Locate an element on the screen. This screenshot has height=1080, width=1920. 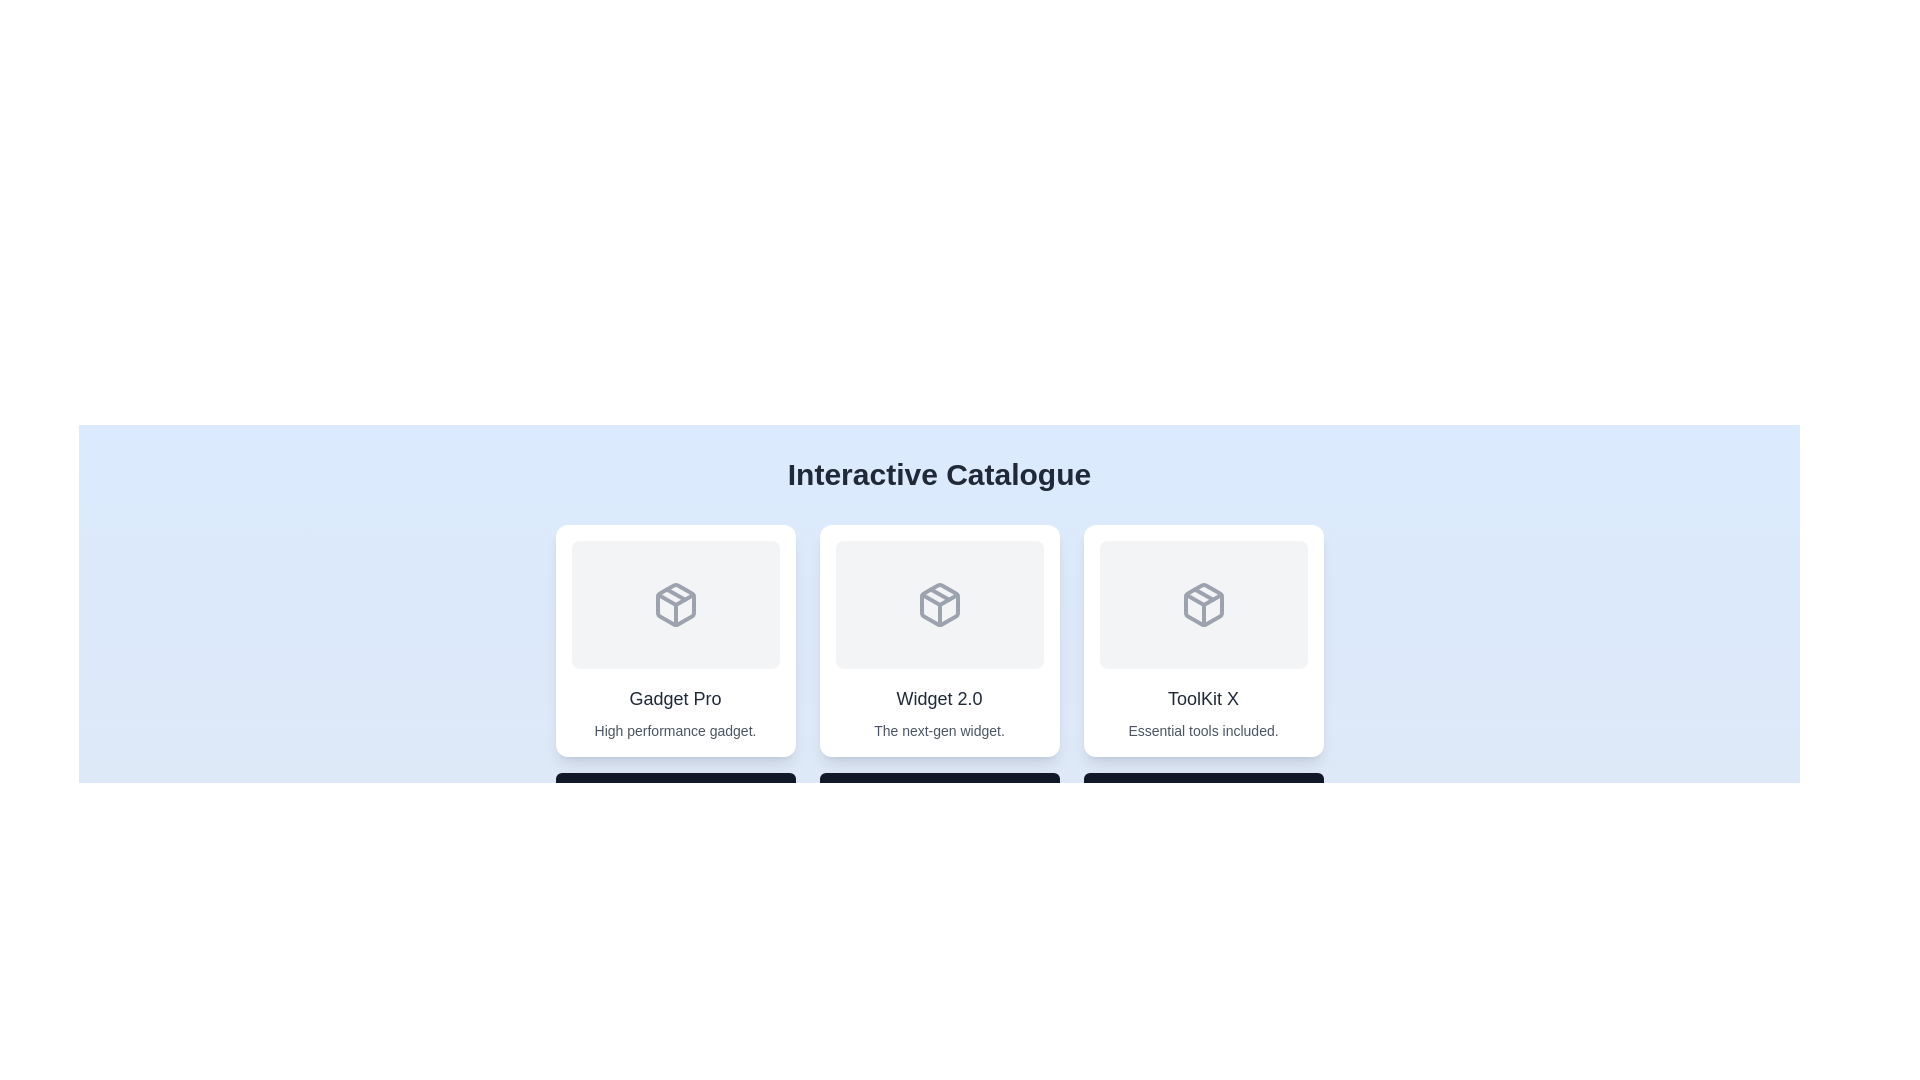
the 'Gadget Pro' icon located within the first card of the 'Interactive Catalogue' layout is located at coordinates (675, 604).